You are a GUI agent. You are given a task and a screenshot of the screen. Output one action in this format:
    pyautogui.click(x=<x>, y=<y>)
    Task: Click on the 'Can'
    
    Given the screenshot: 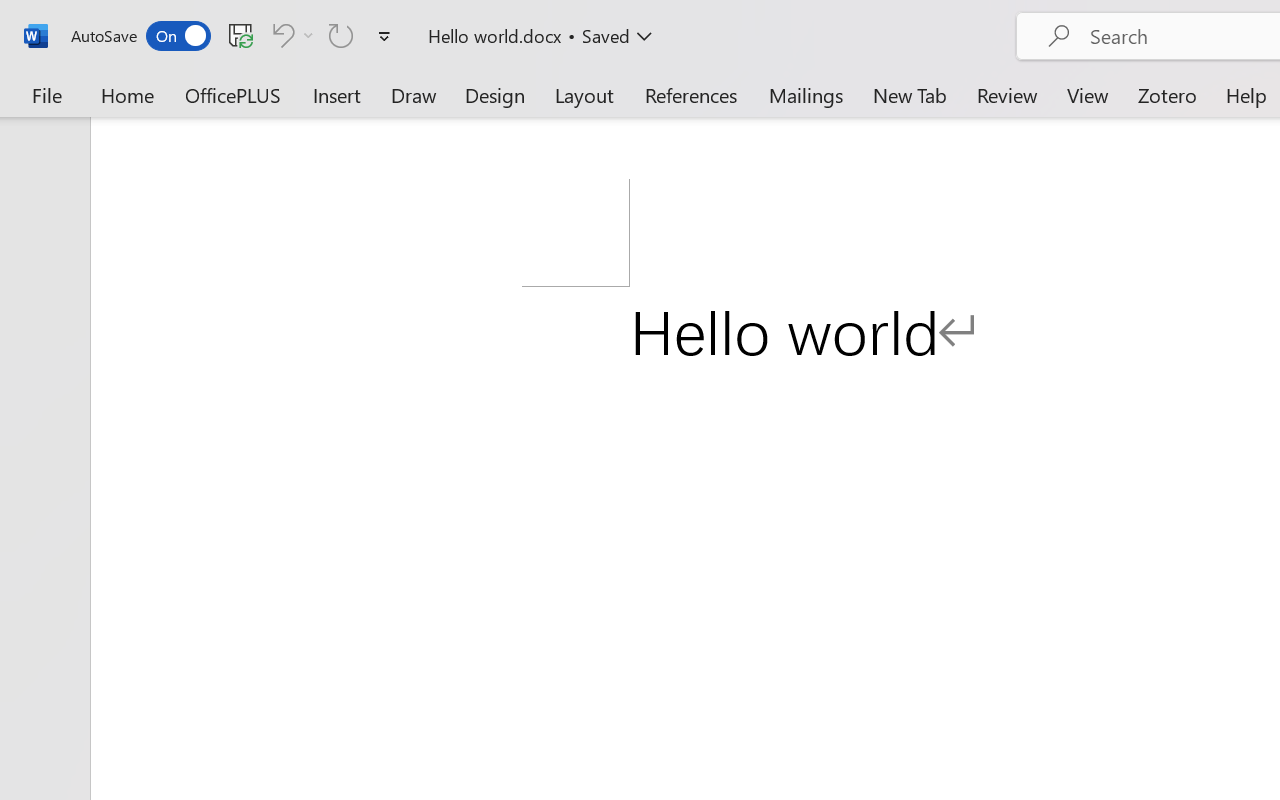 What is the action you would take?
    pyautogui.click(x=279, y=34)
    